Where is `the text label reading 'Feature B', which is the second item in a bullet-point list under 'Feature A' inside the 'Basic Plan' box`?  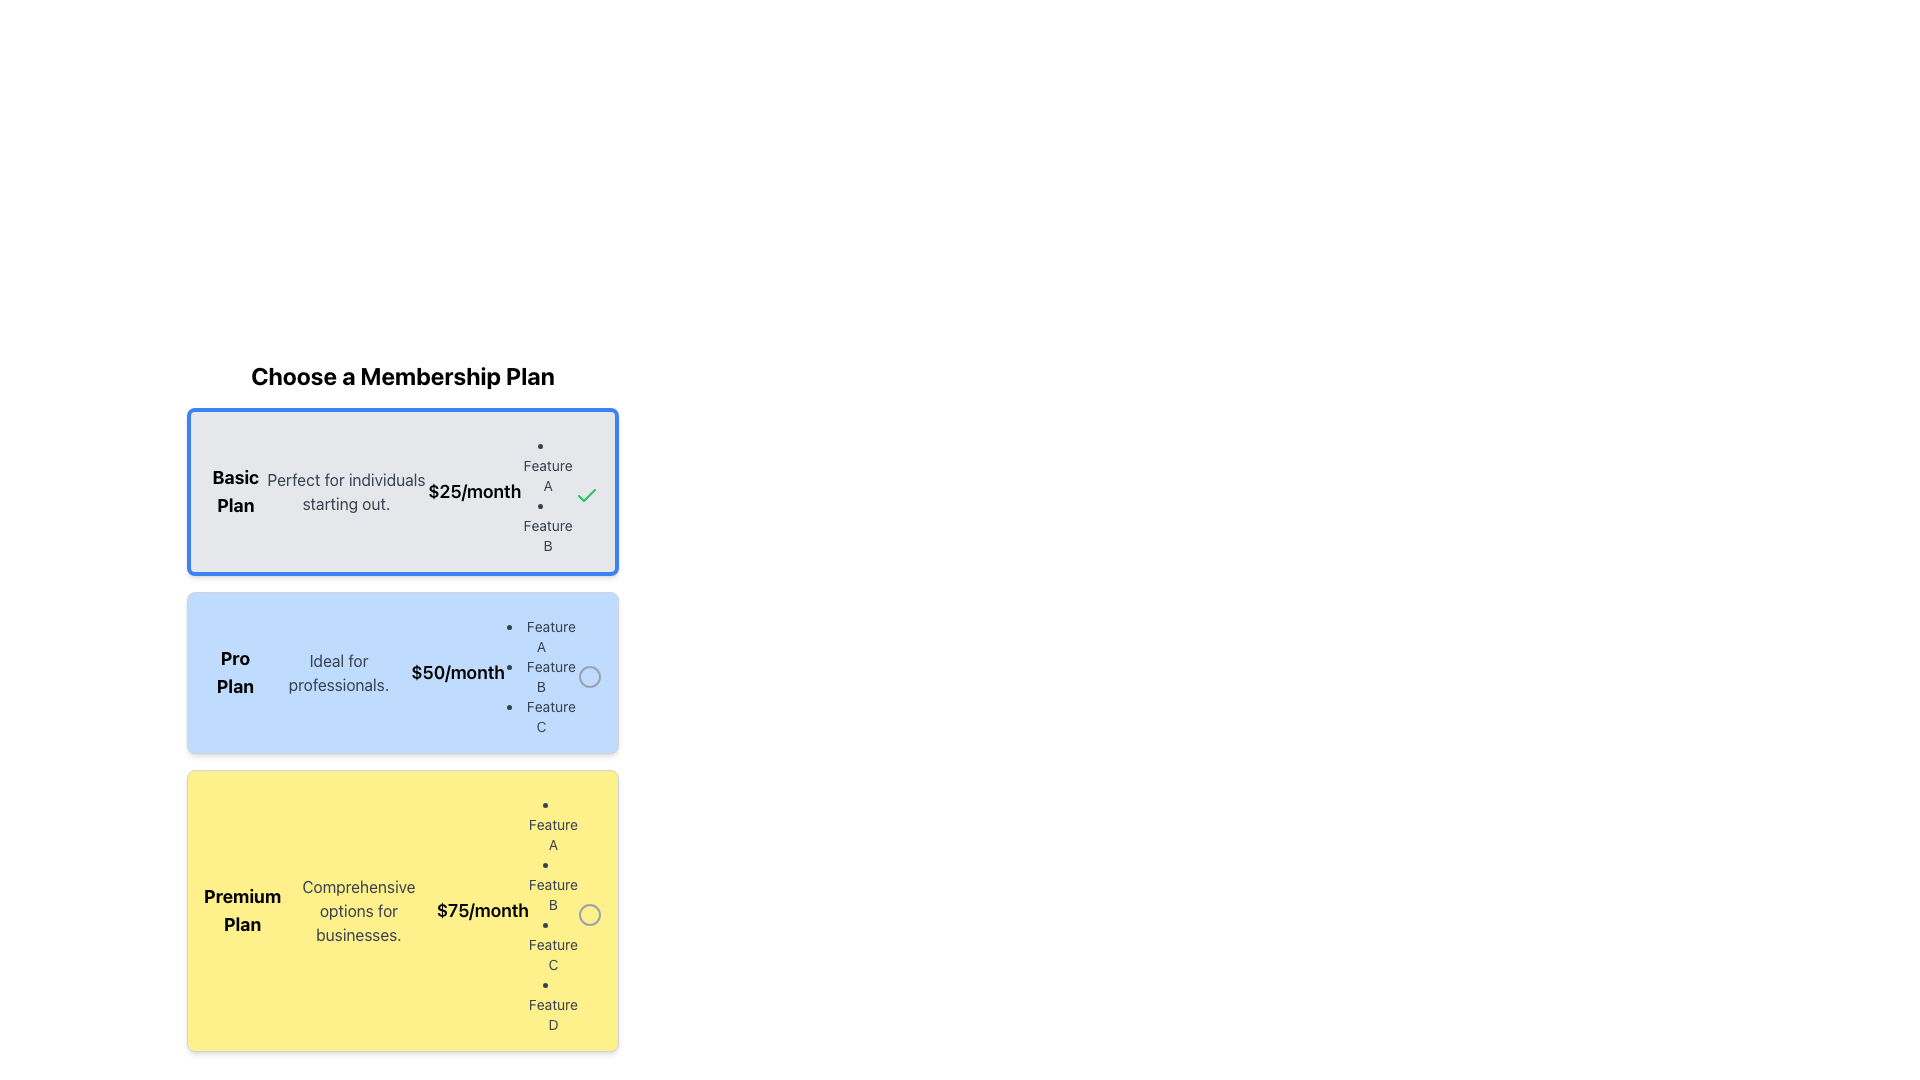 the text label reading 'Feature B', which is the second item in a bullet-point list under 'Feature A' inside the 'Basic Plan' box is located at coordinates (548, 524).